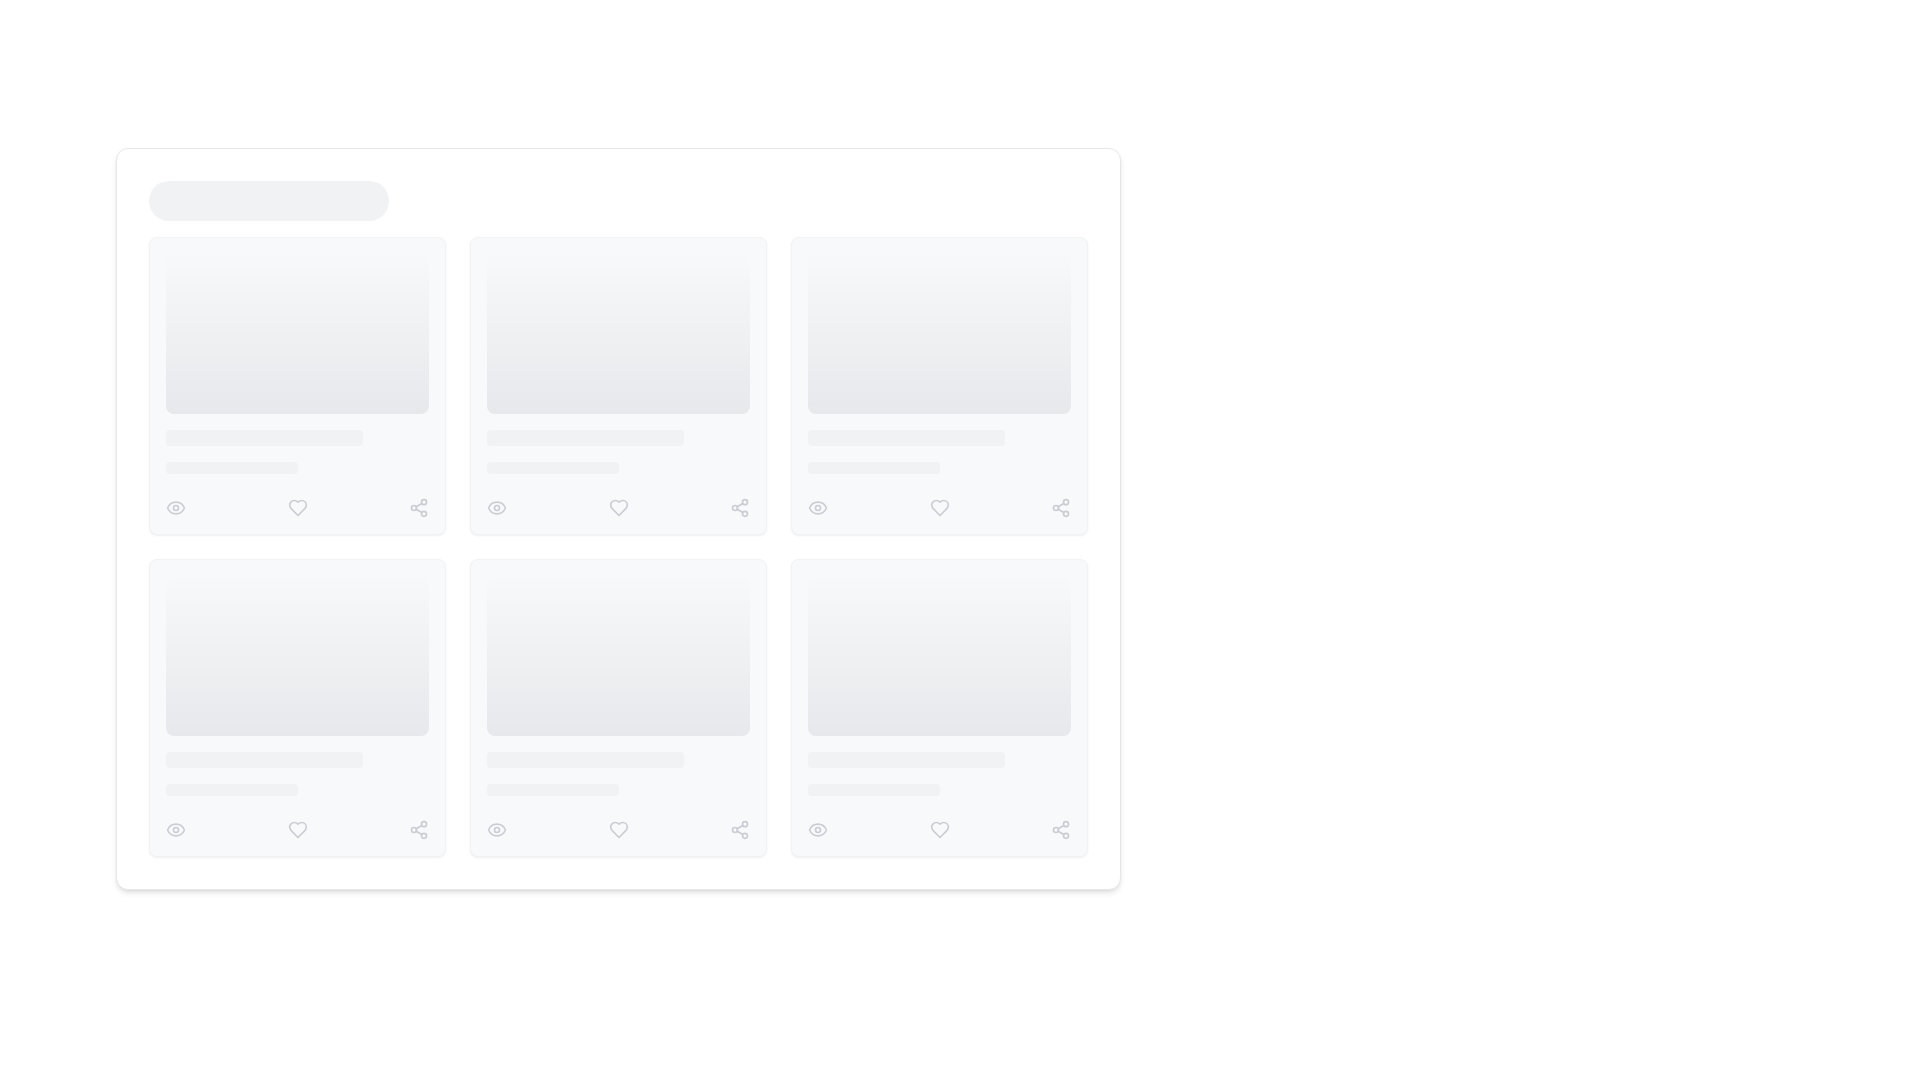  I want to click on the eye-shaped icon, which is the leftmost icon in a horizontal row of icons located at the bottom left corner of a card layout, so click(176, 829).